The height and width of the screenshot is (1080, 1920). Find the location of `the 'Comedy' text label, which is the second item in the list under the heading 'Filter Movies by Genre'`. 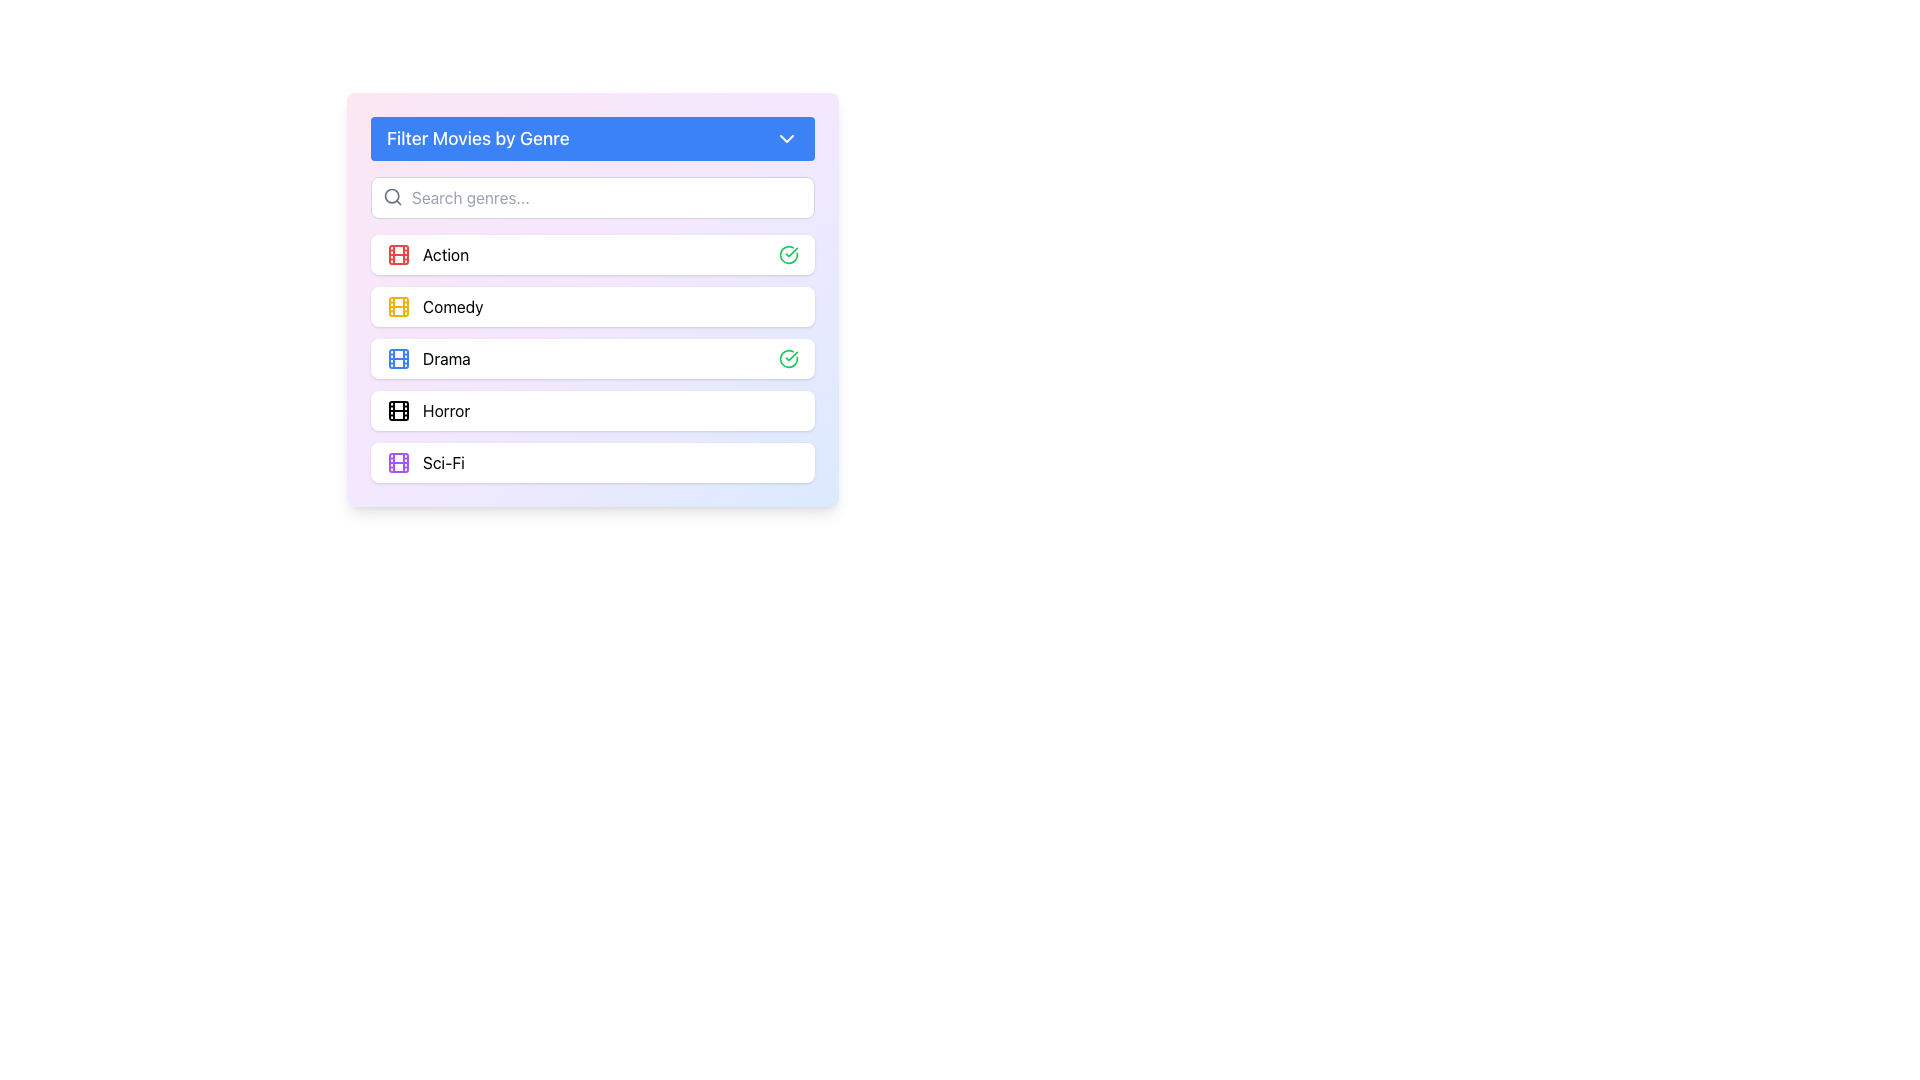

the 'Comedy' text label, which is the second item in the list under the heading 'Filter Movies by Genre' is located at coordinates (452, 307).